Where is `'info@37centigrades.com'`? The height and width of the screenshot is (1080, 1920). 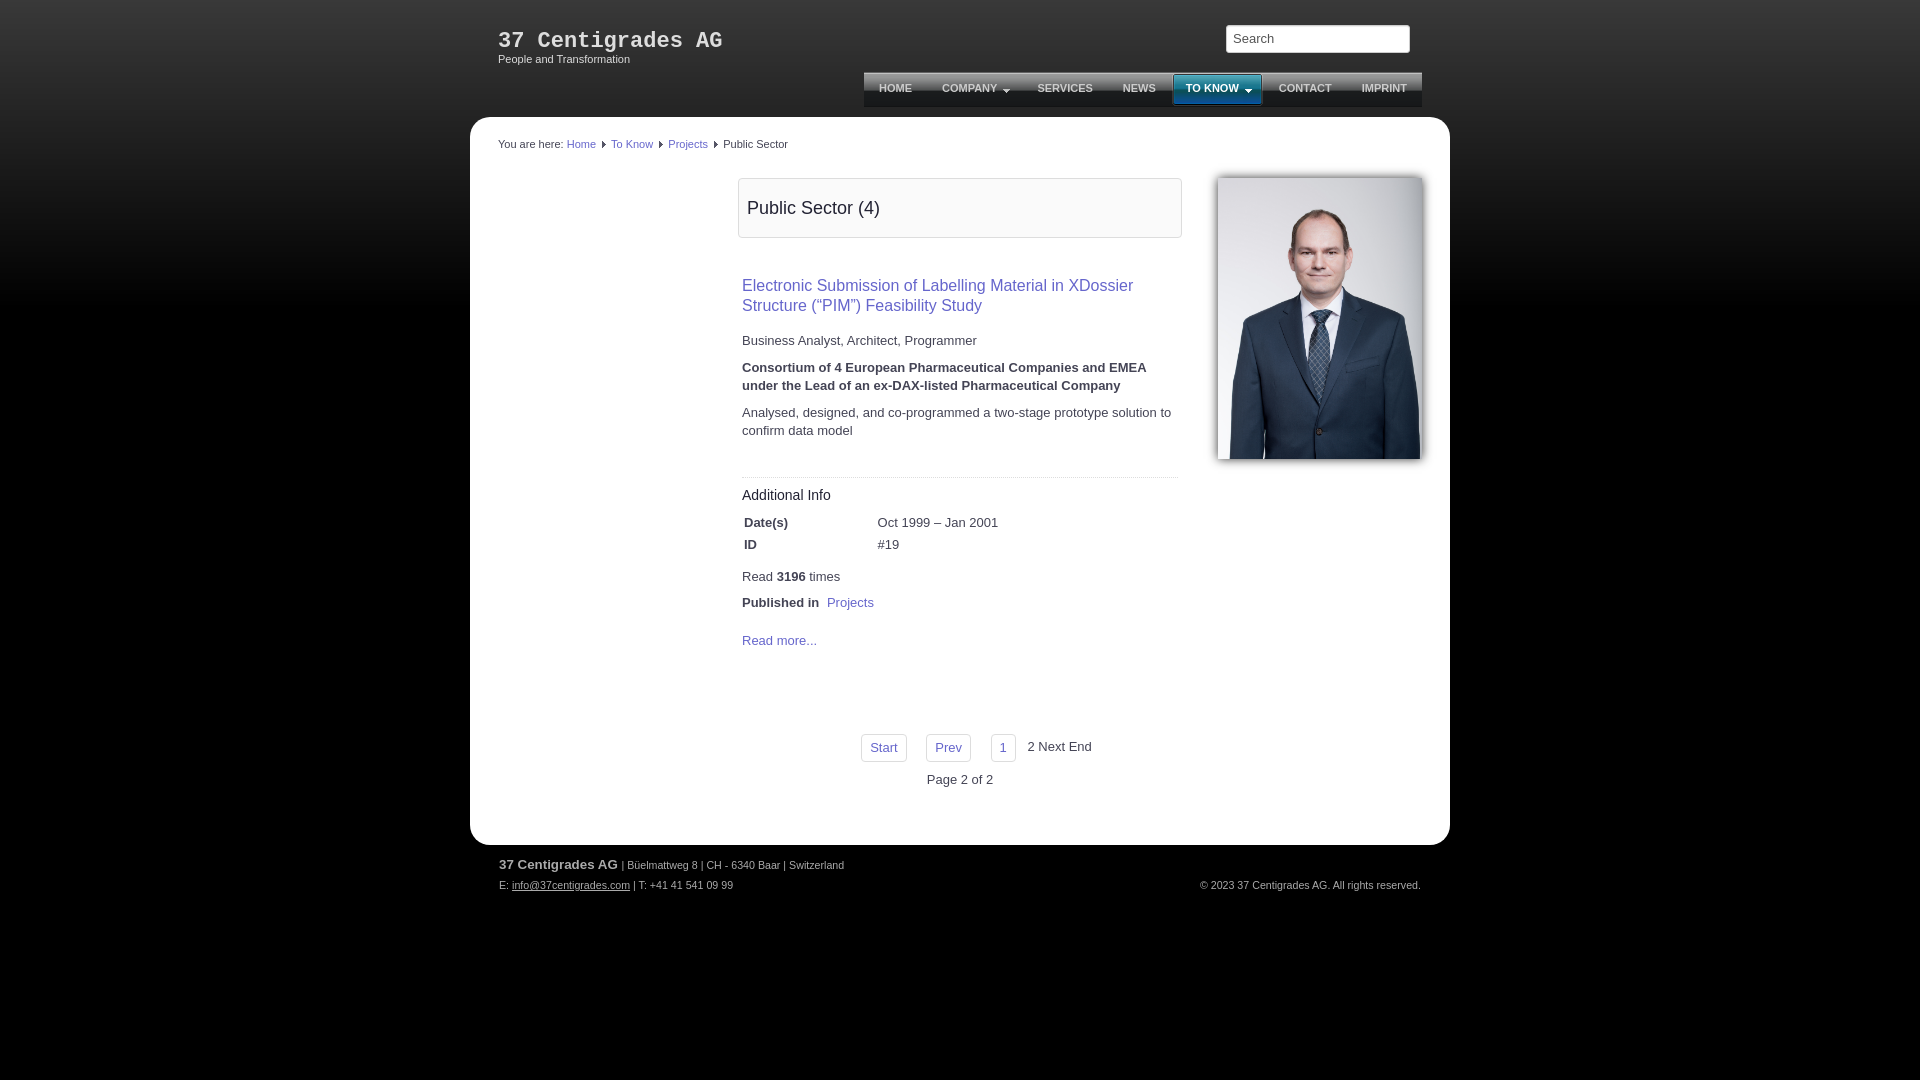
'info@37centigrades.com' is located at coordinates (570, 883).